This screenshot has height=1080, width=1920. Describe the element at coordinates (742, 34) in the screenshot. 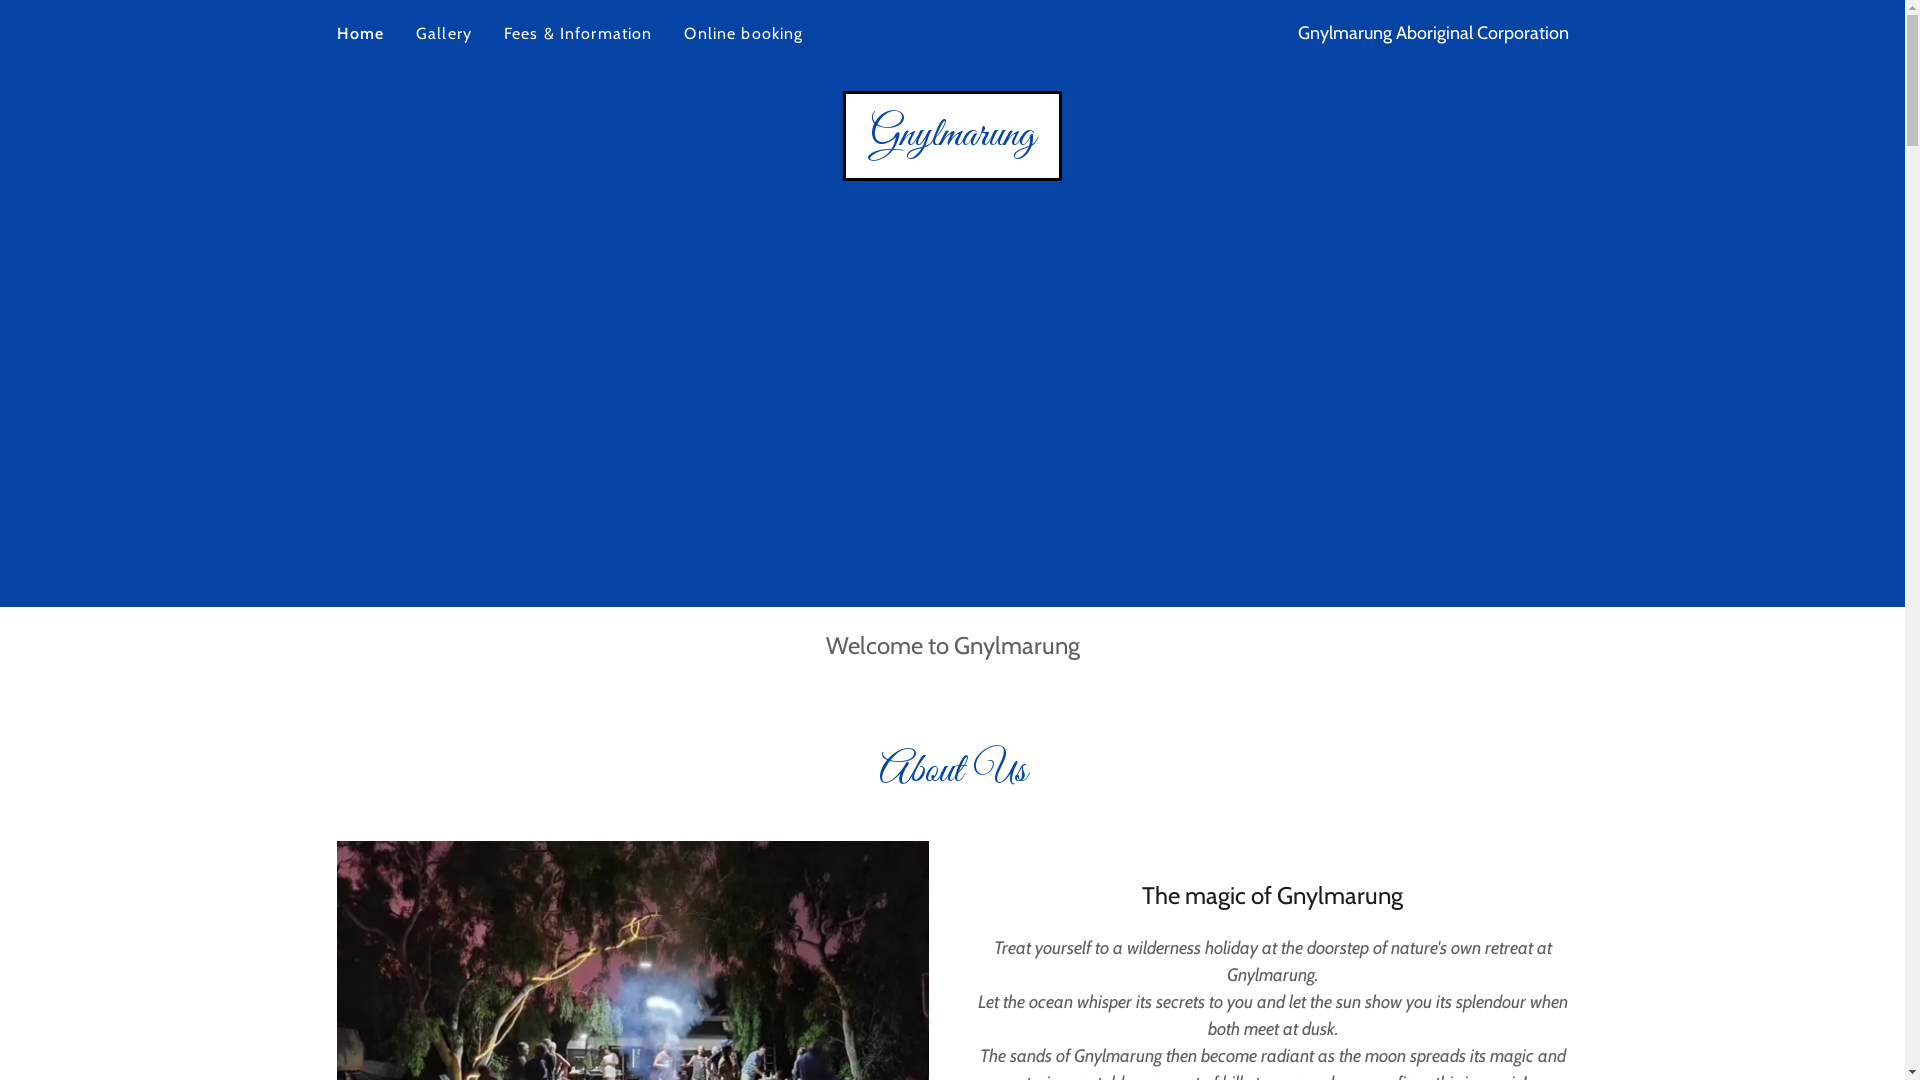

I see `'Online booking'` at that location.